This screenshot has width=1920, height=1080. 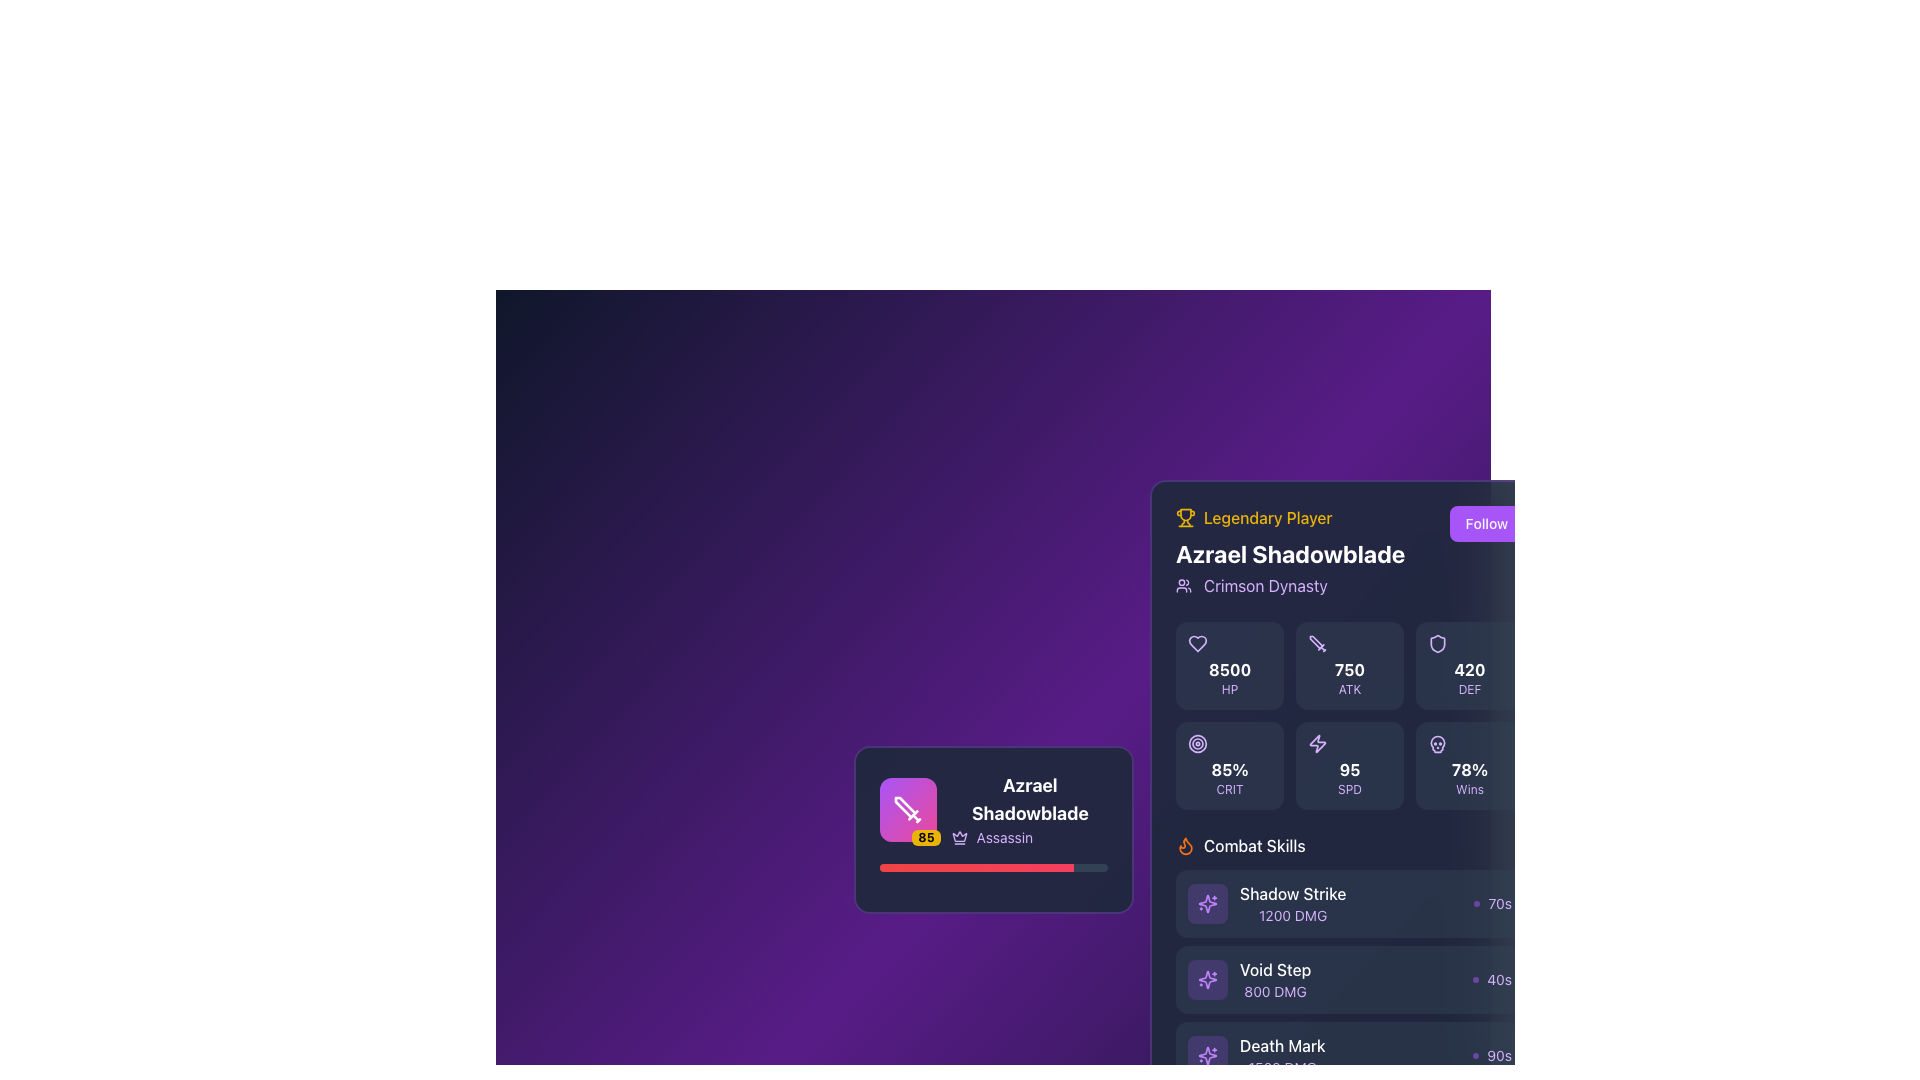 I want to click on the purple shield icon at the top center of the Stat card with a dark slate gray background and bold white number '420', so click(x=1469, y=666).